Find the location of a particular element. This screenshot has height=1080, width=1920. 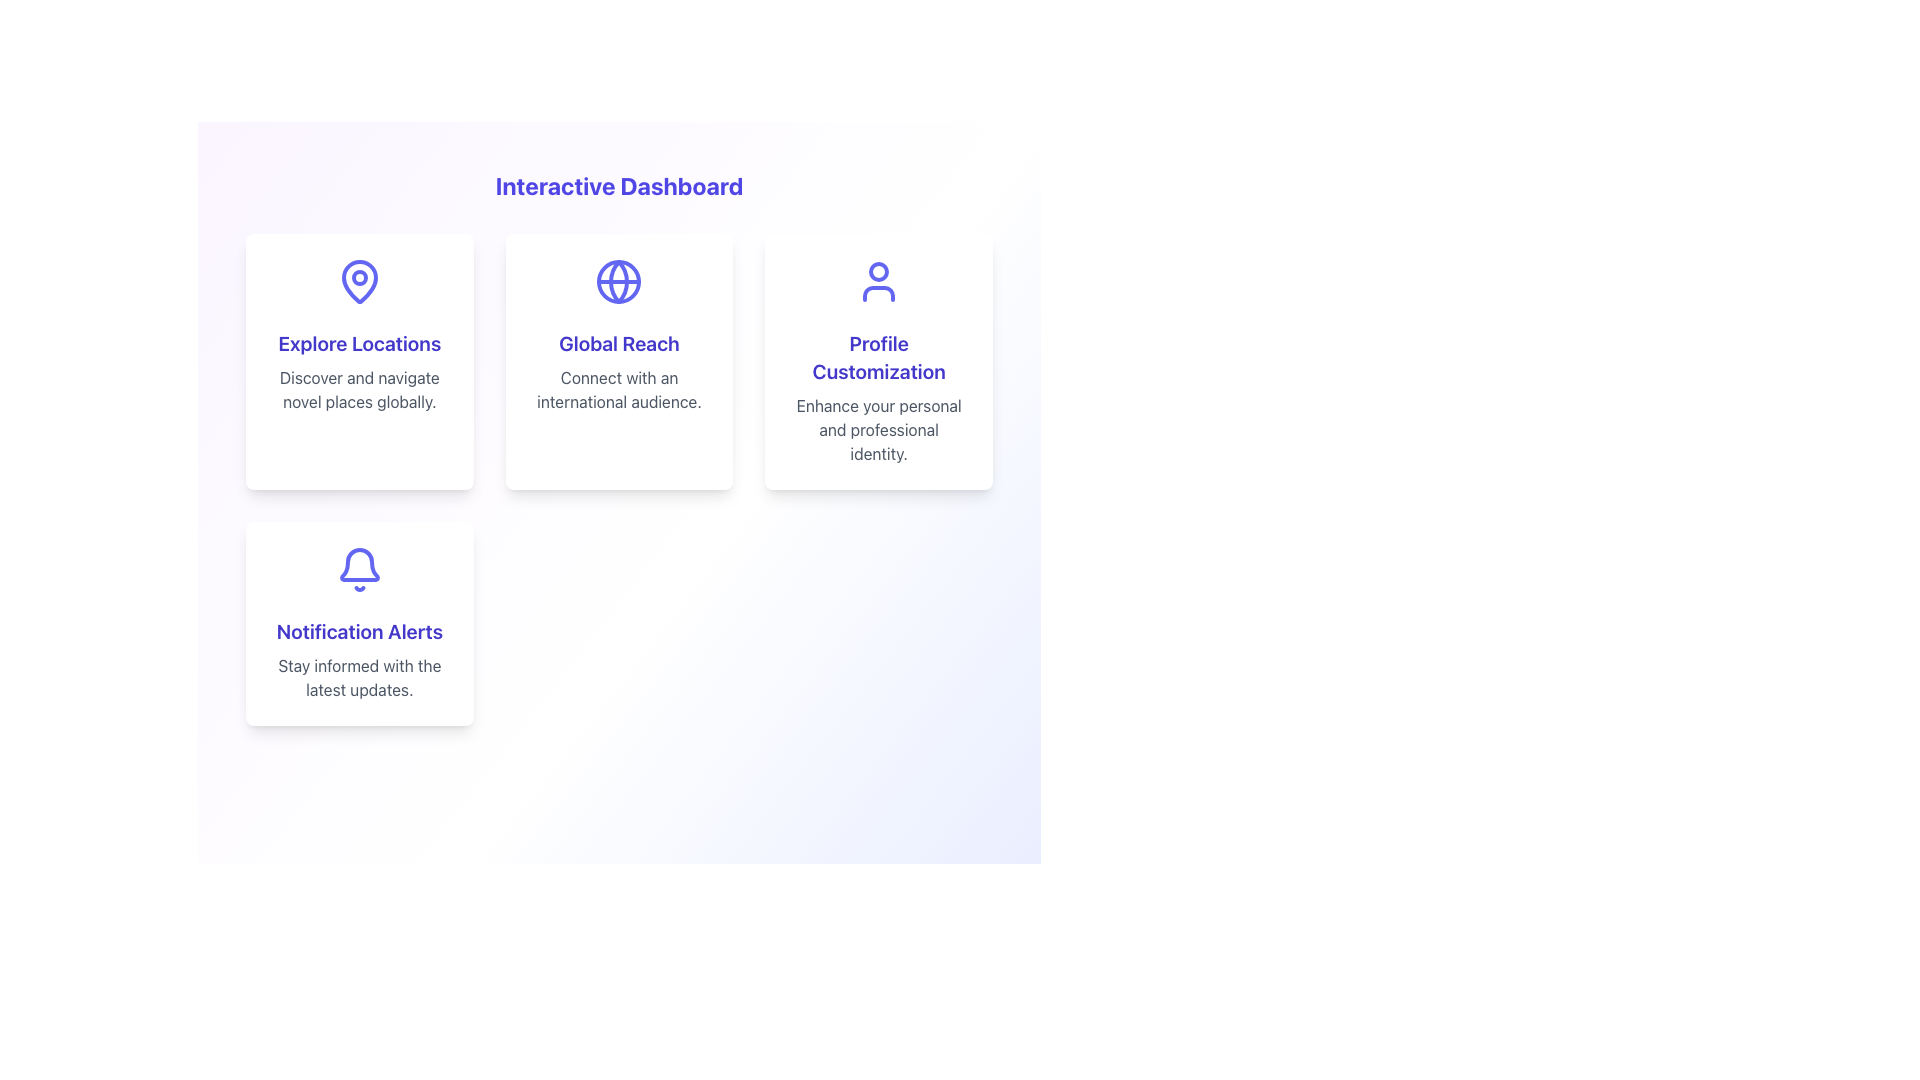

information provided in the Notification Alerts card, which includes the title 'Notification Alerts' and the description 'Stay informed with the latest updates.' is located at coordinates (359, 623).